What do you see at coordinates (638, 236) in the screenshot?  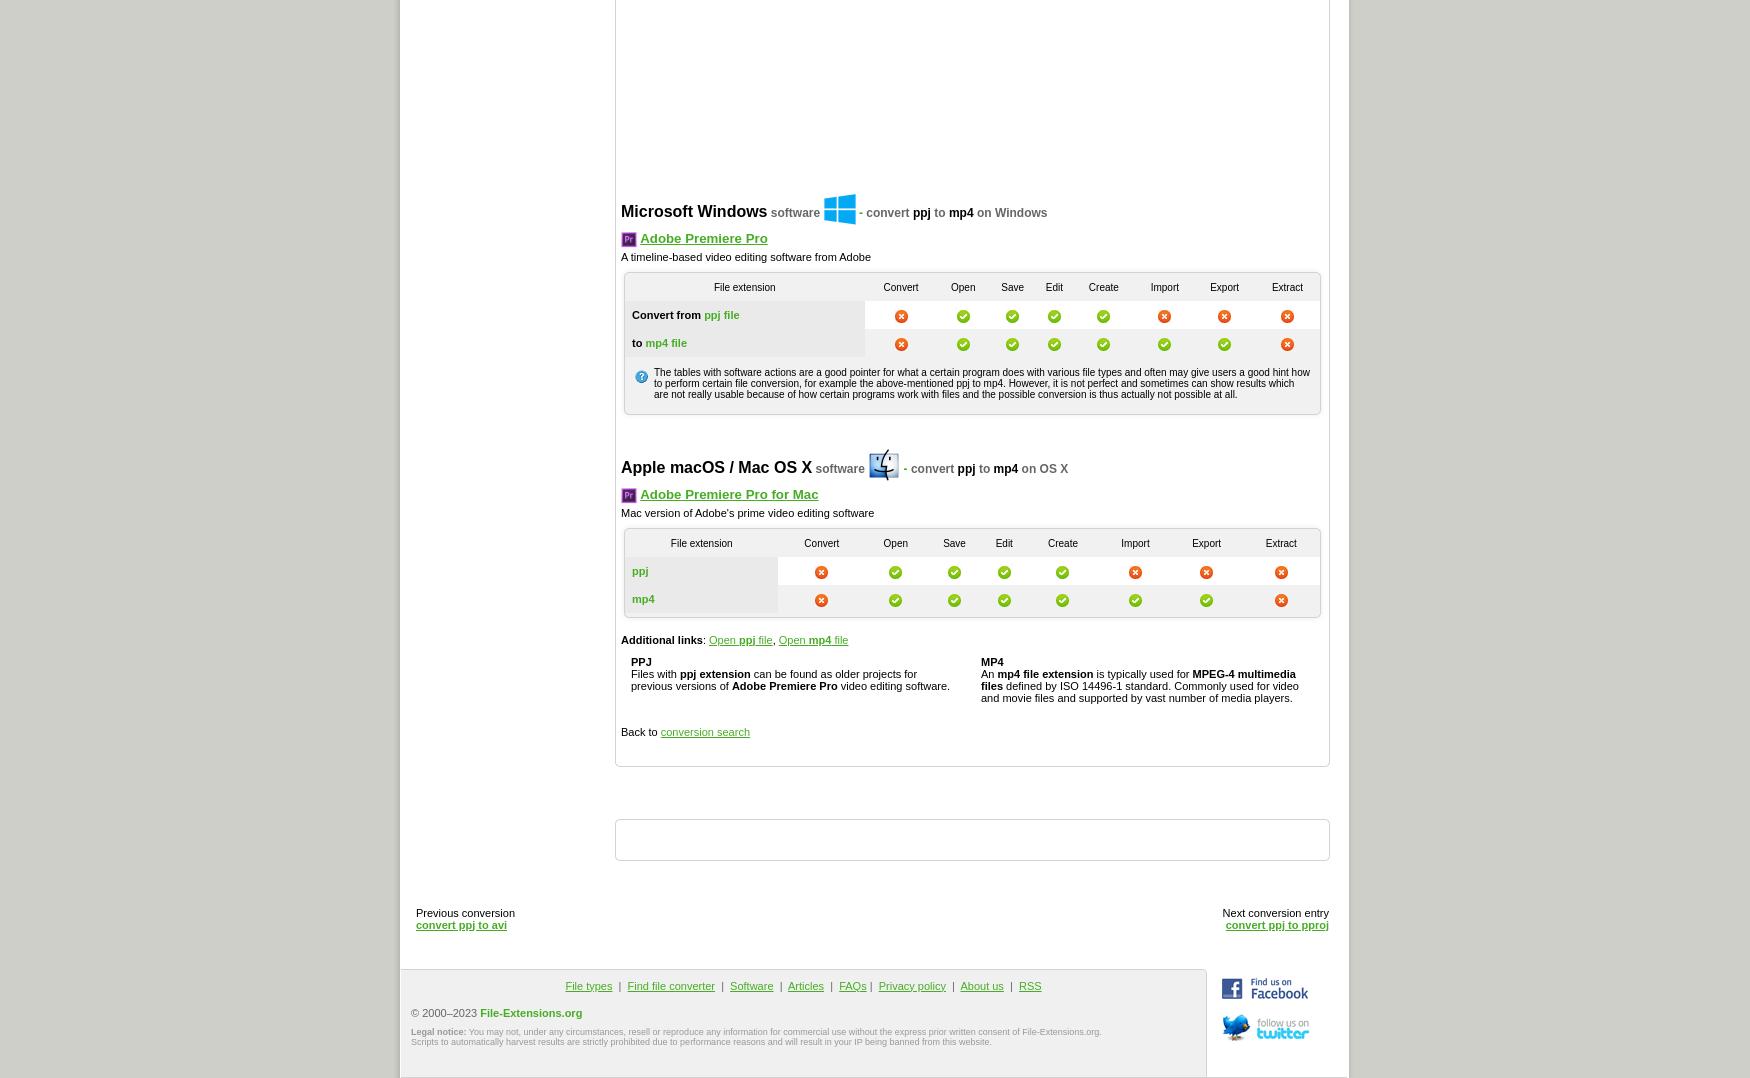 I see `'Adobe Premiere Pro'` at bounding box center [638, 236].